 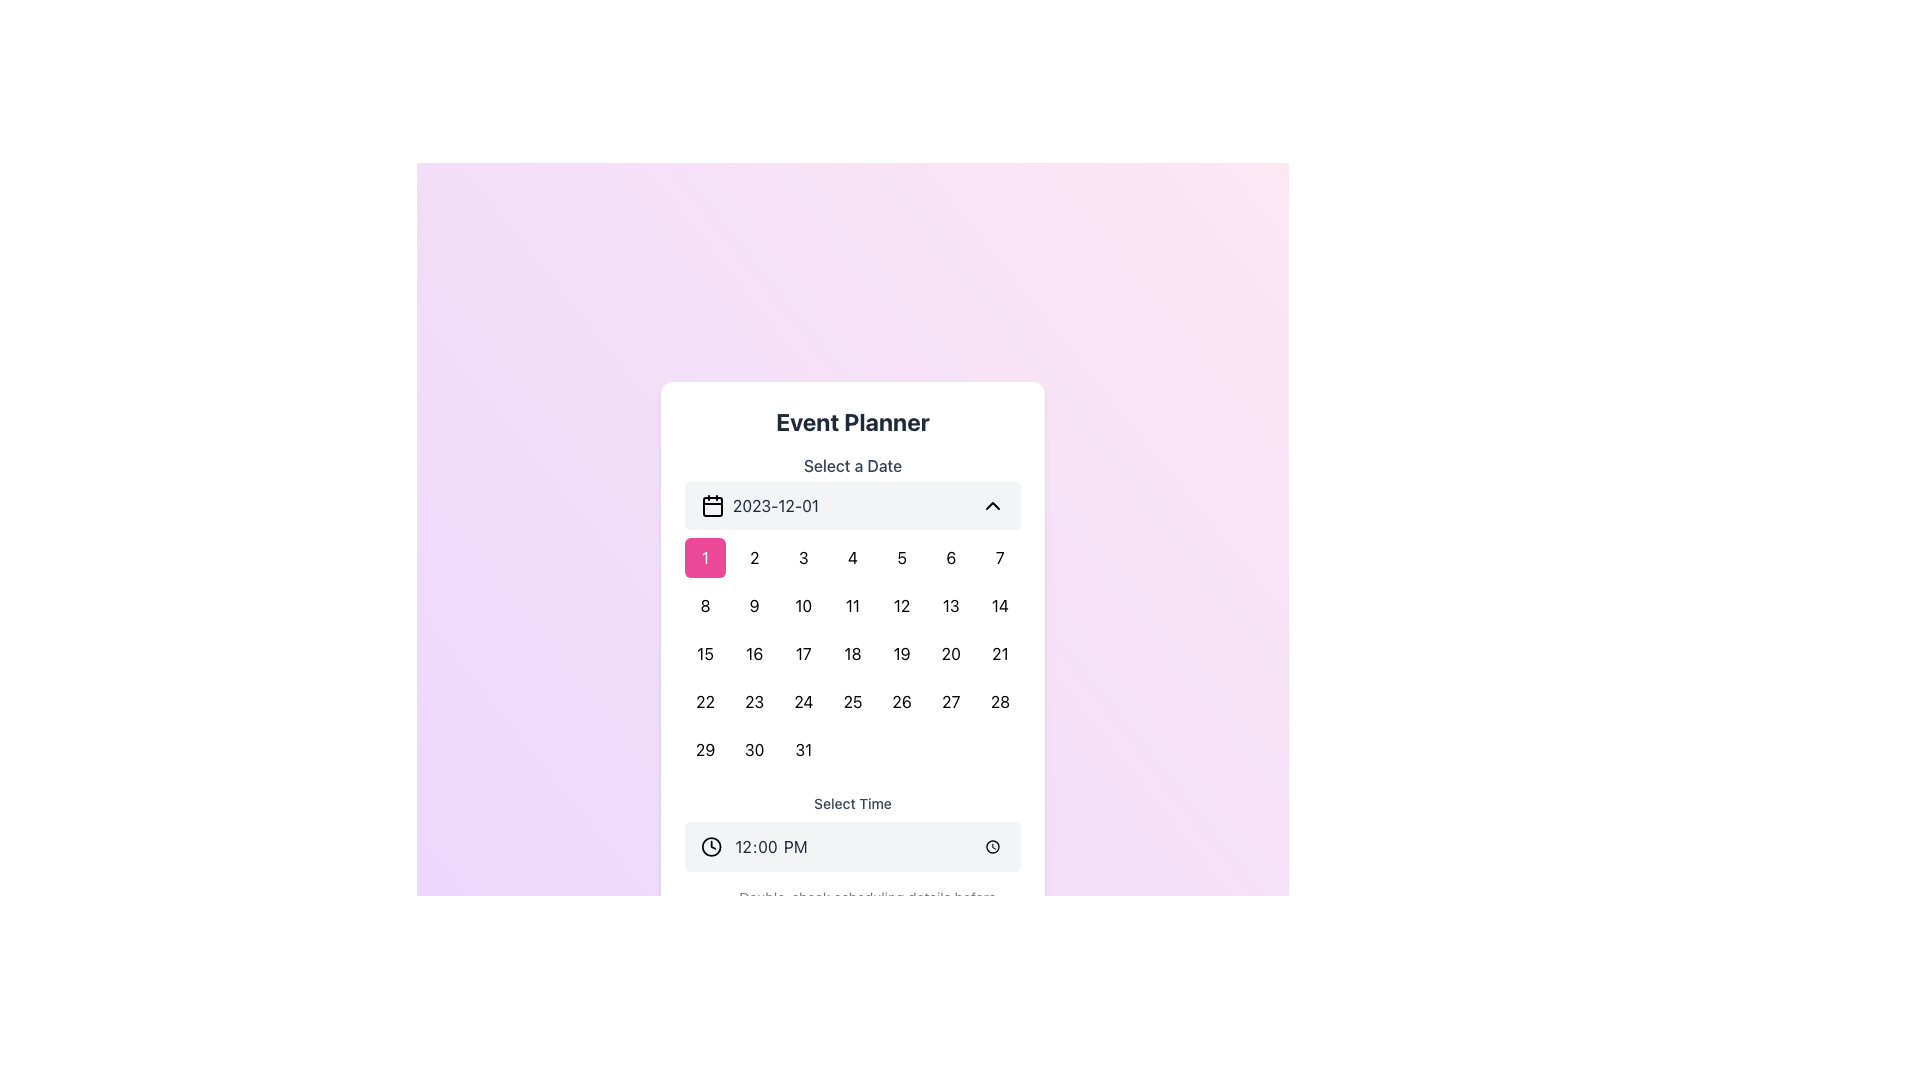 I want to click on the square button containing the text '22' located in the fourth row and first column of the calendar grid in the date-picker interface to trigger visual feedback, so click(x=705, y=701).